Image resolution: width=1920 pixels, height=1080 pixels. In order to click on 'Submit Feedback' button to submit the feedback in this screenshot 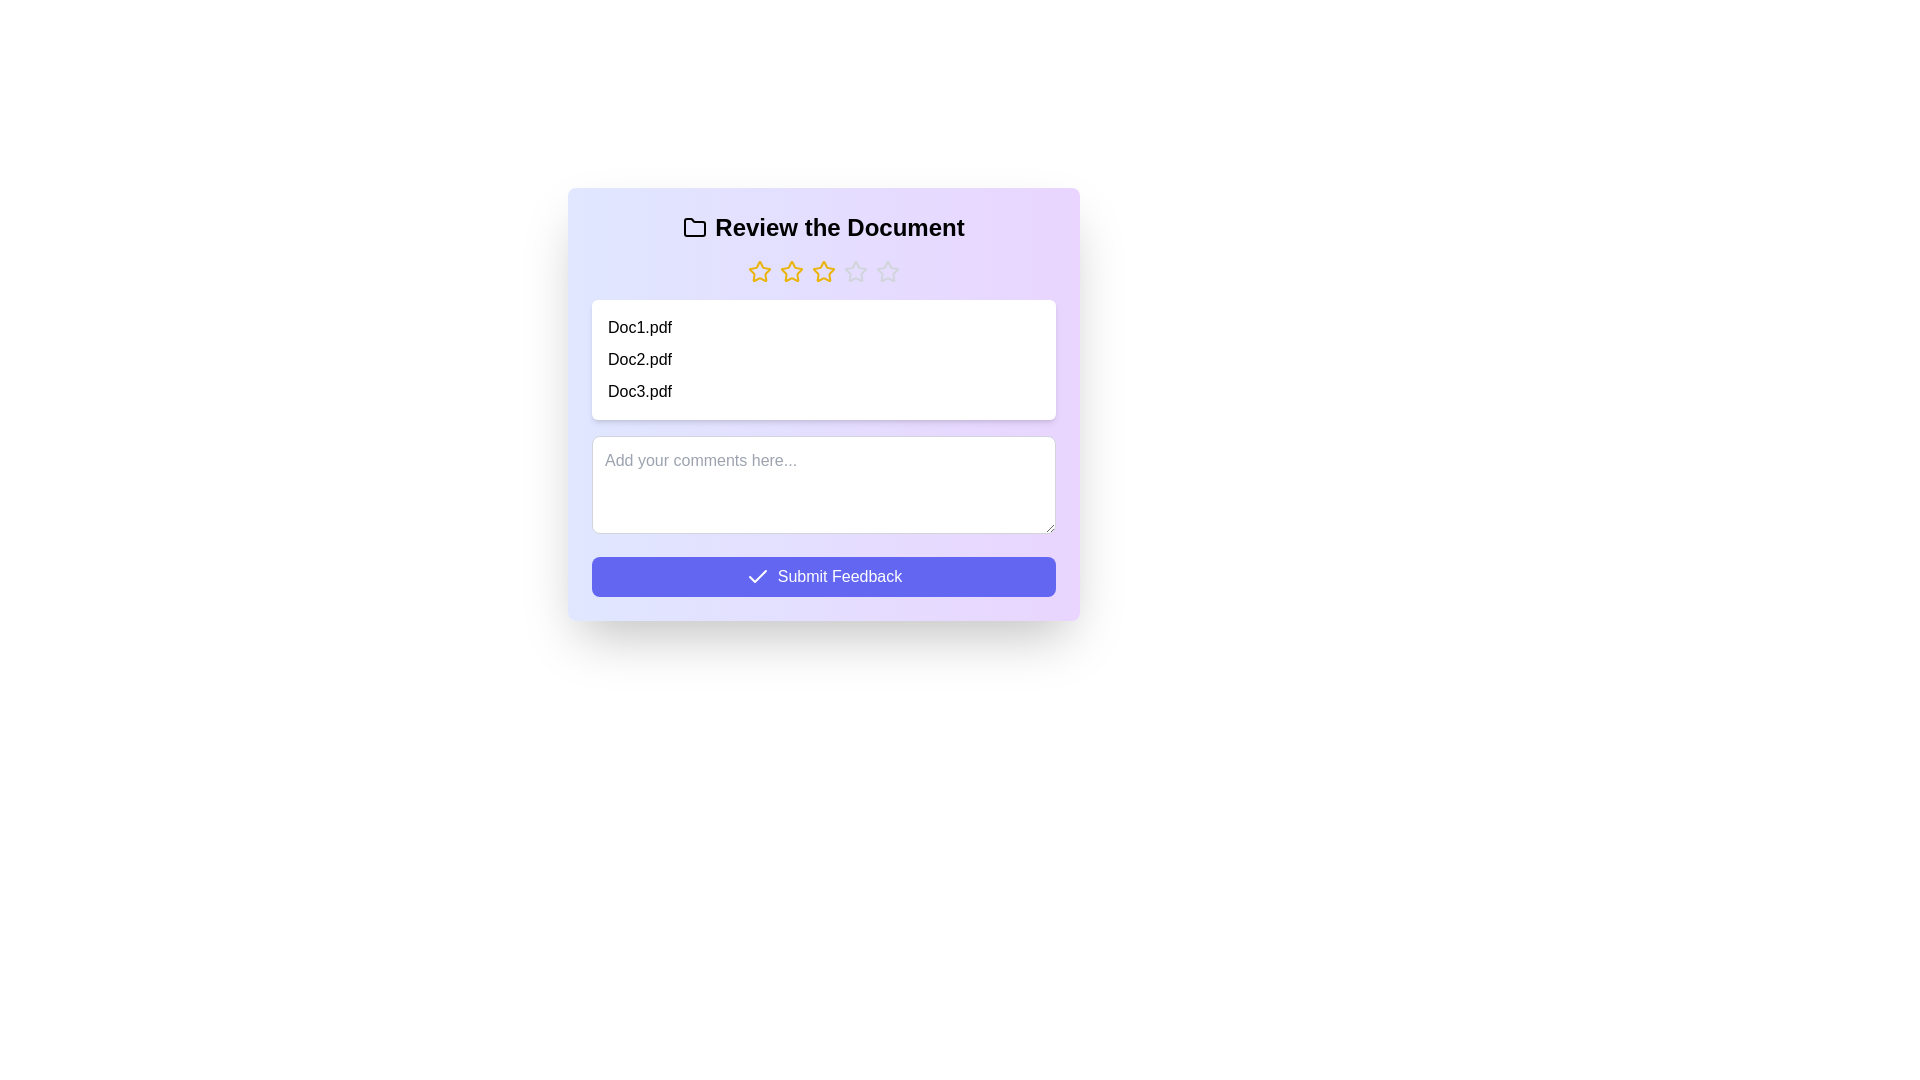, I will do `click(824, 577)`.